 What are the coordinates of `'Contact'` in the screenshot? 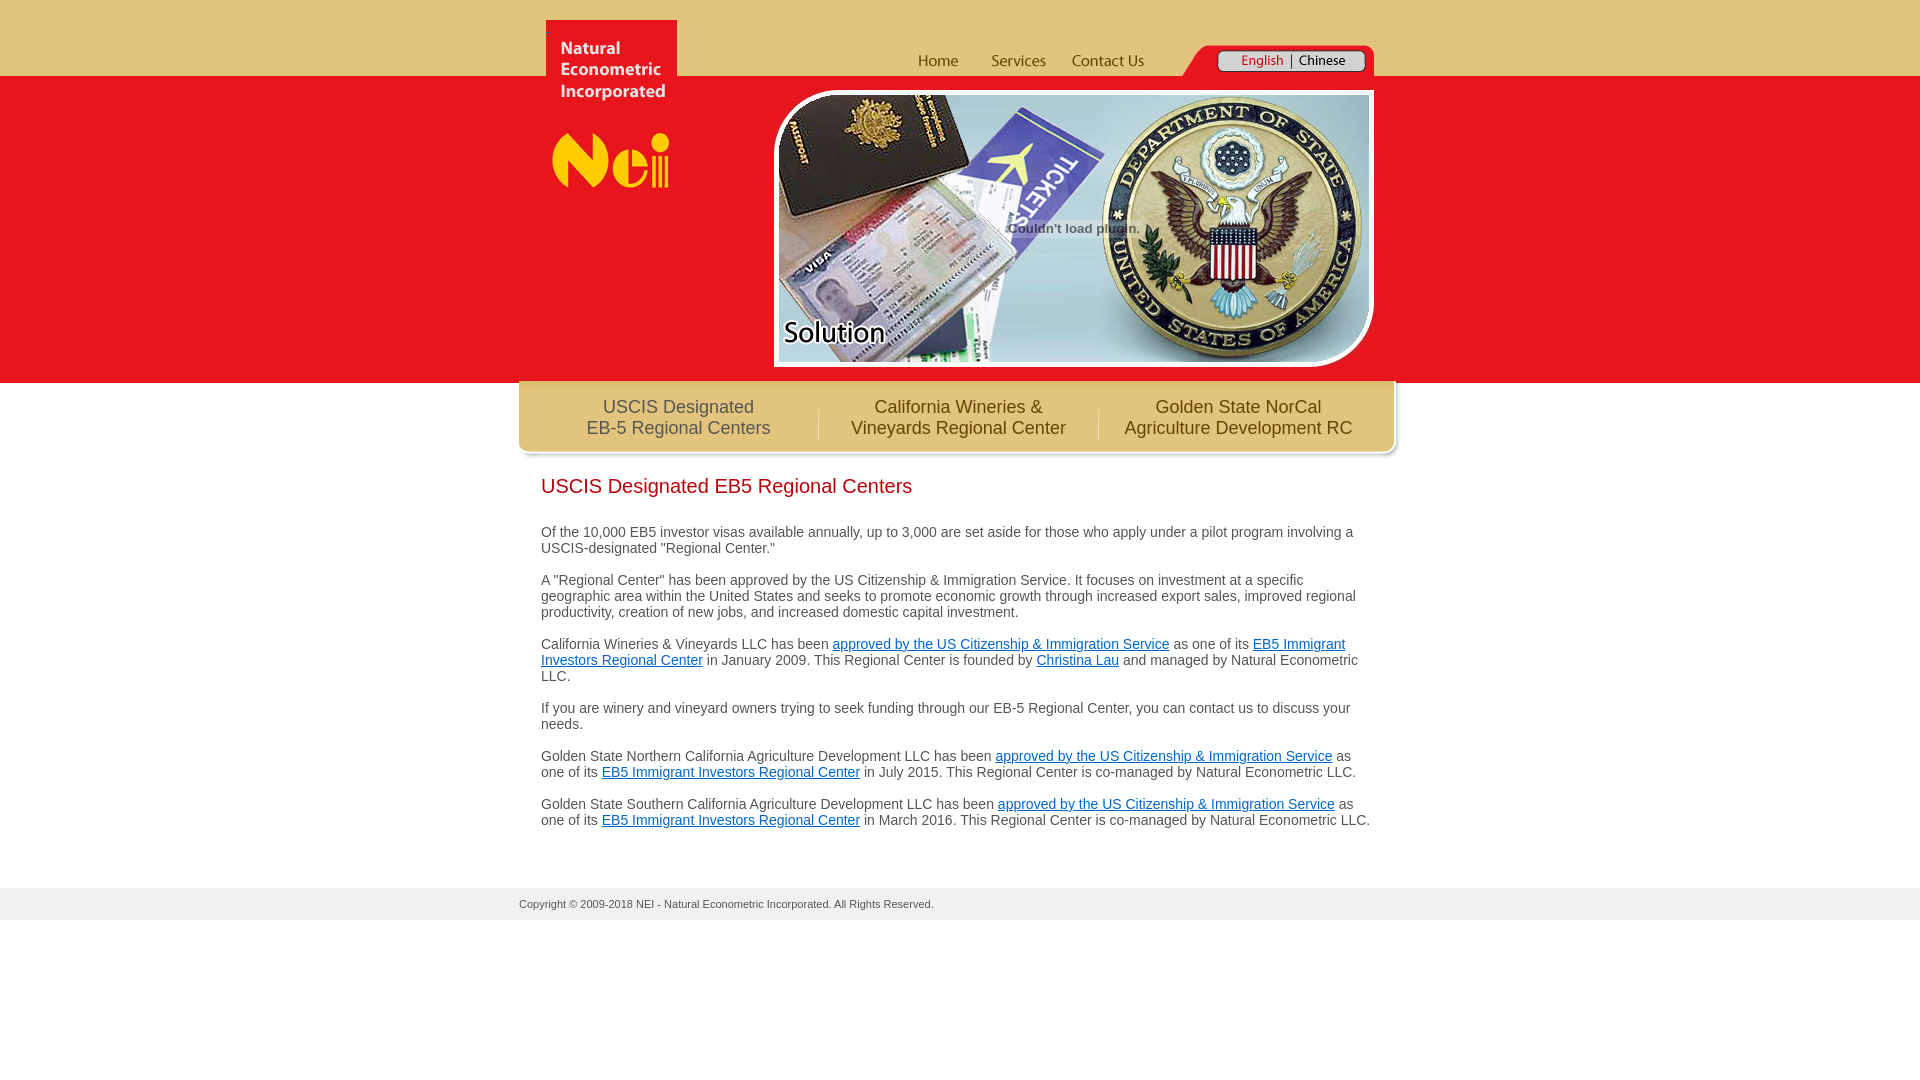 It's located at (1060, 59).